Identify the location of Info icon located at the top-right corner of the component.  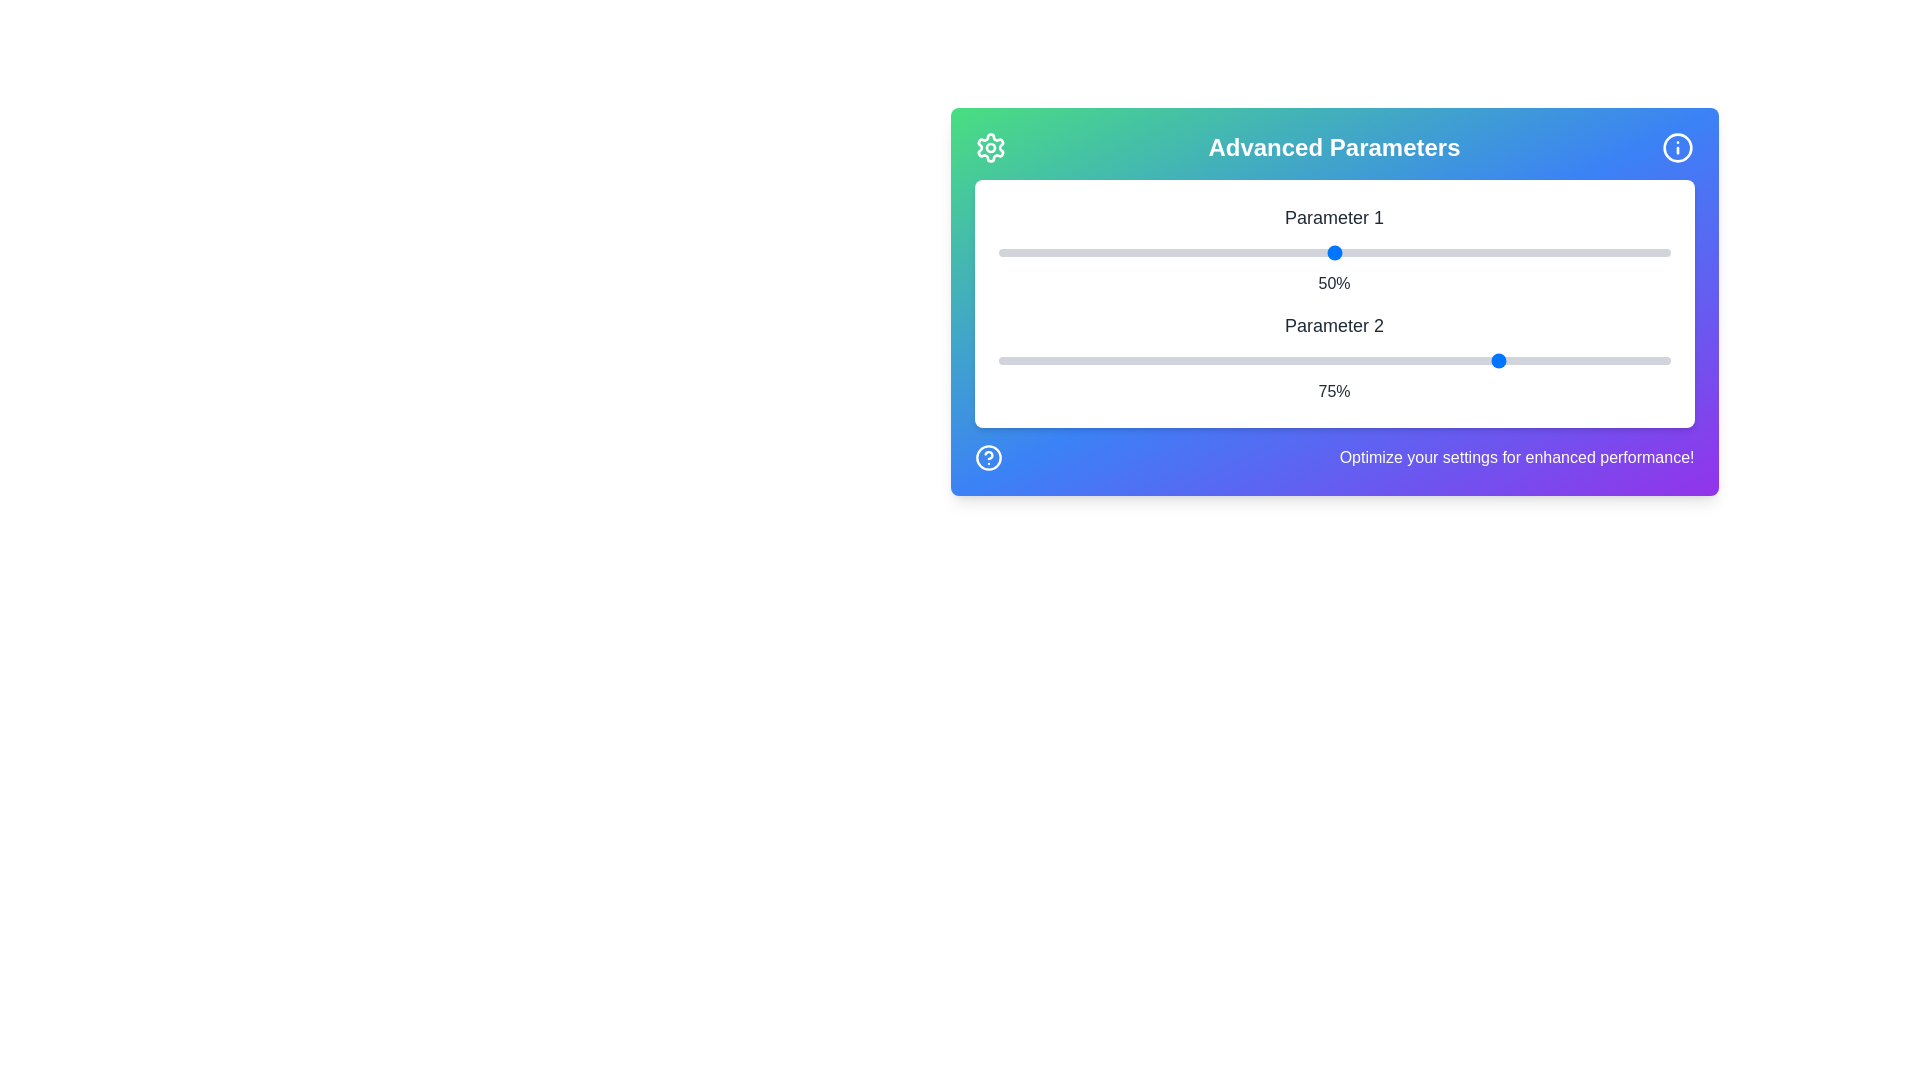
(1678, 146).